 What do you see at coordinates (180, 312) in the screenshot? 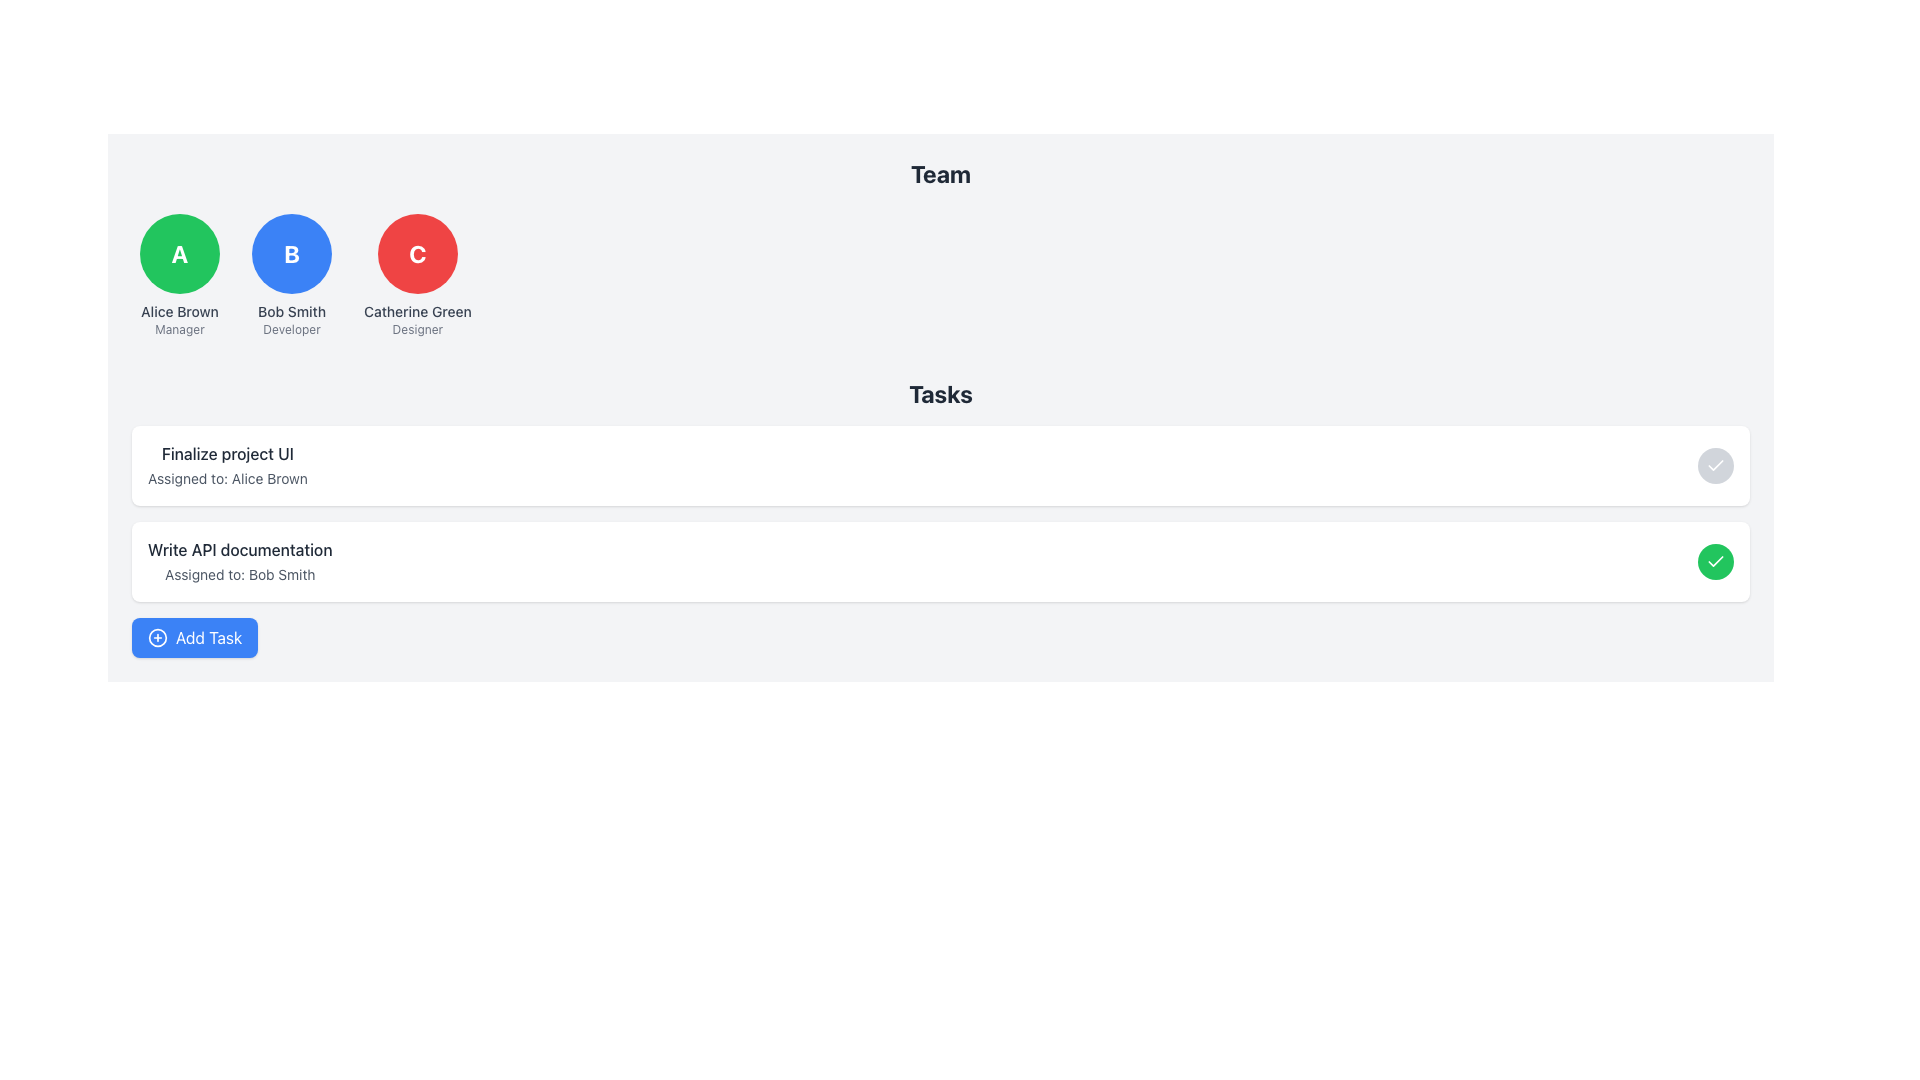
I see `the text label displaying the name 'Alice Brown', which is located below the green circular icon with 'A' in the leftmost column of the team members' group` at bounding box center [180, 312].